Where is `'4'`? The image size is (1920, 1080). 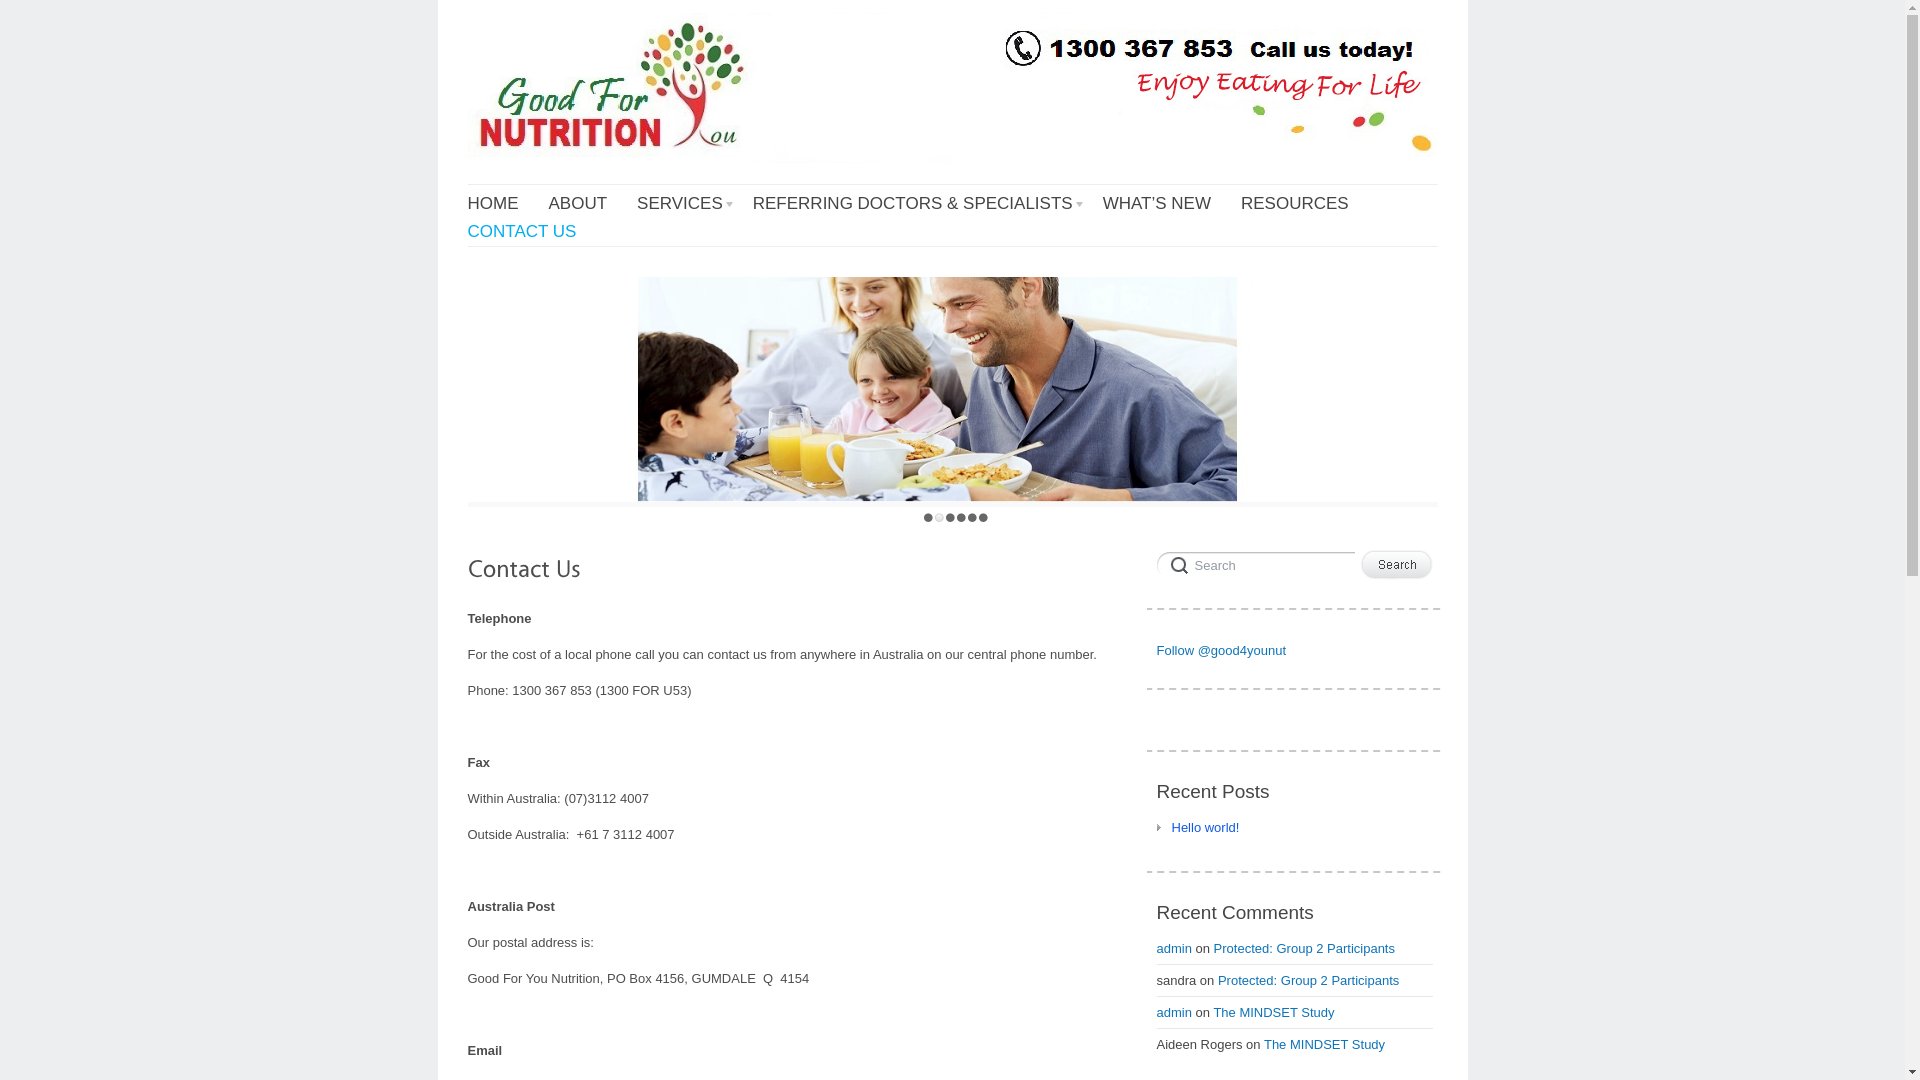 '4' is located at coordinates (961, 516).